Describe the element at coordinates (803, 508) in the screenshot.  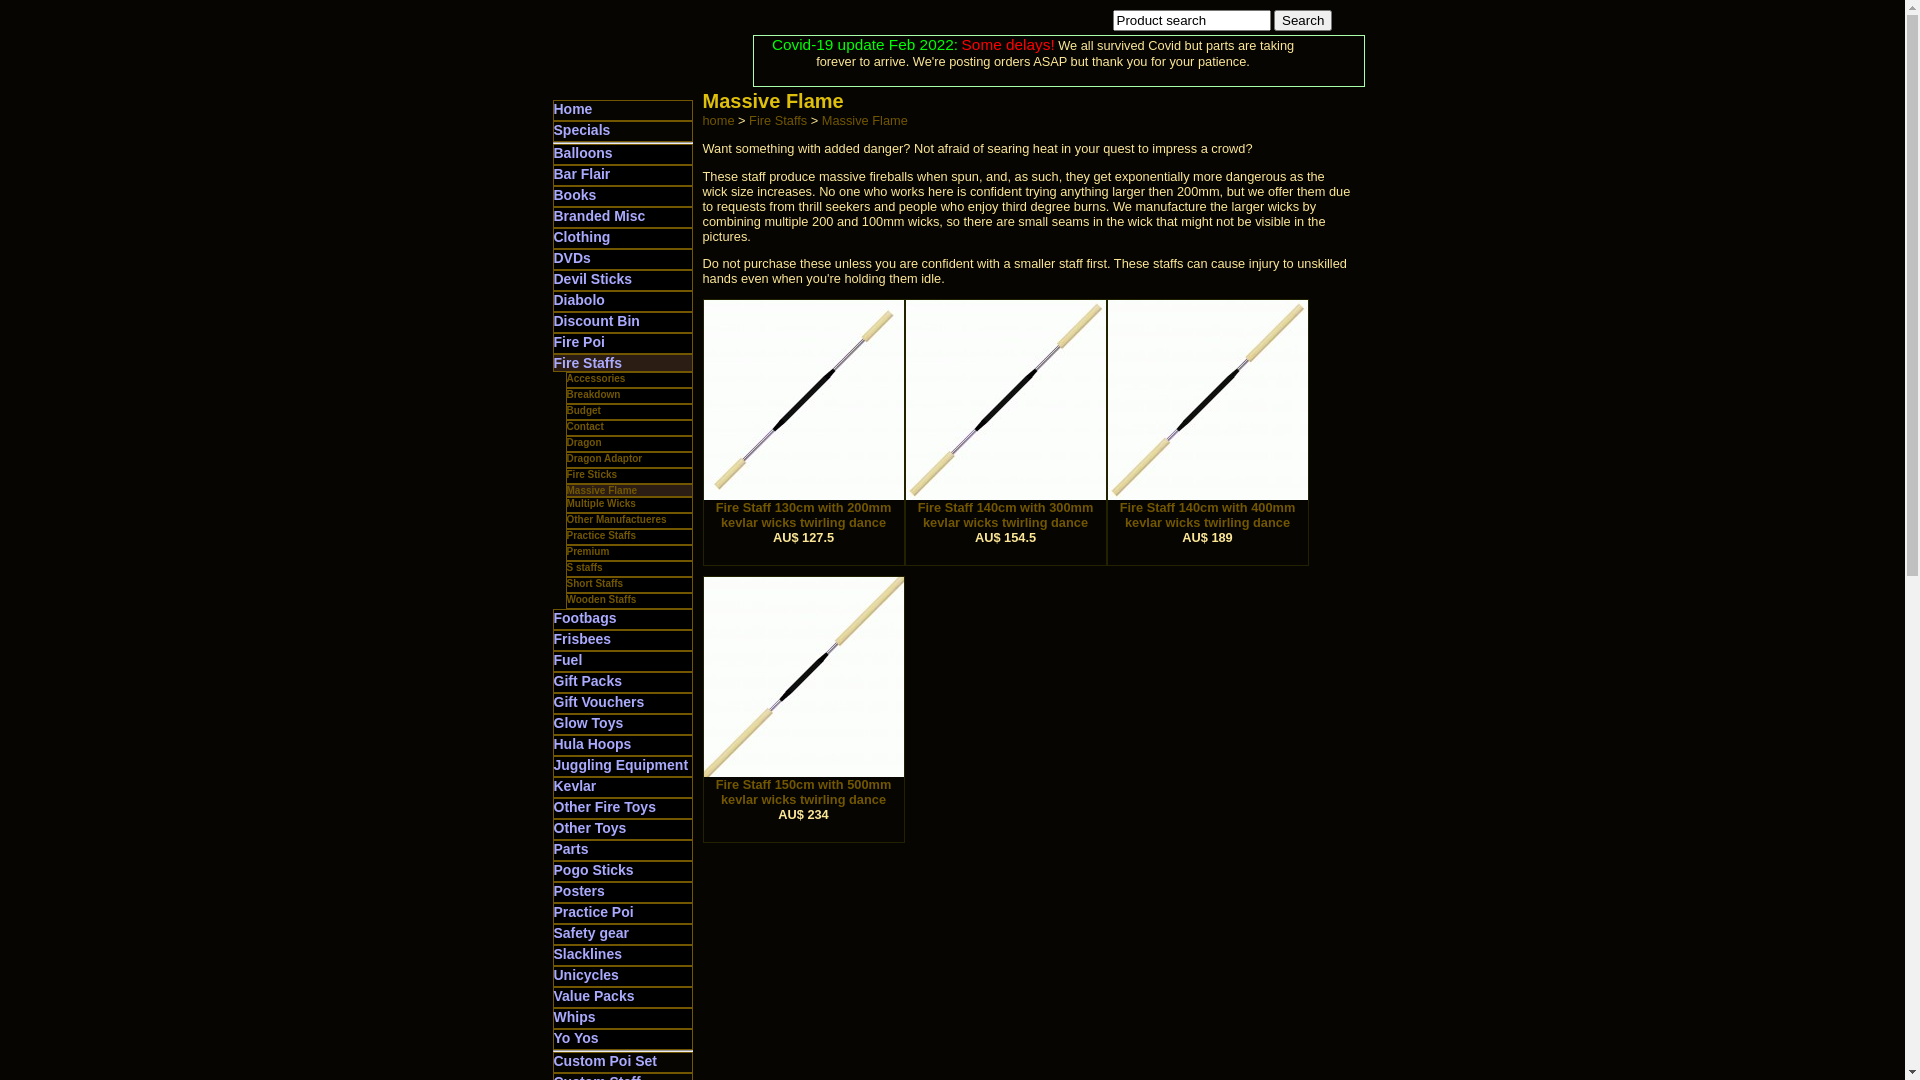
I see `'Fire Staff 130cm with 200mm kevlar wicks twirling dance'` at that location.